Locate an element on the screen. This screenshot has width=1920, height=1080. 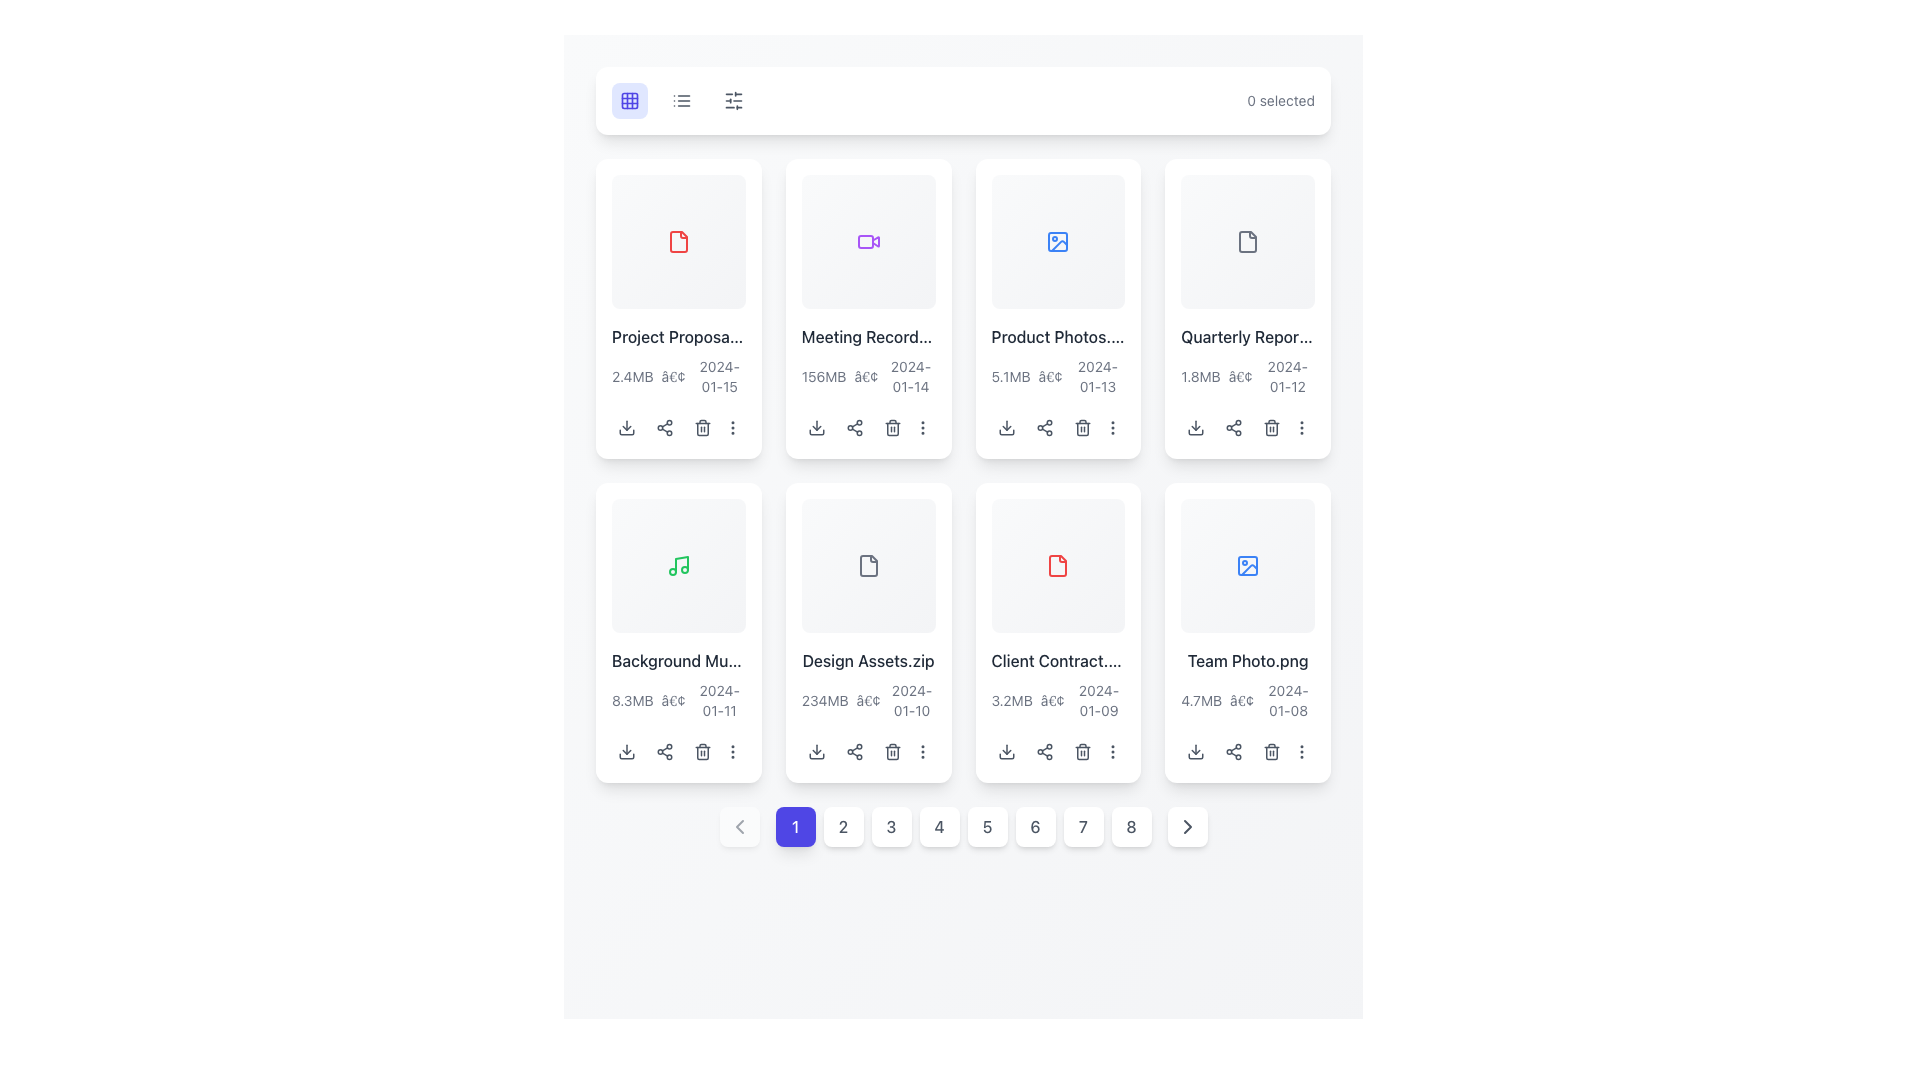
the file icon representing 'Project Proposal', which is the first item in the top row of file cards is located at coordinates (678, 240).